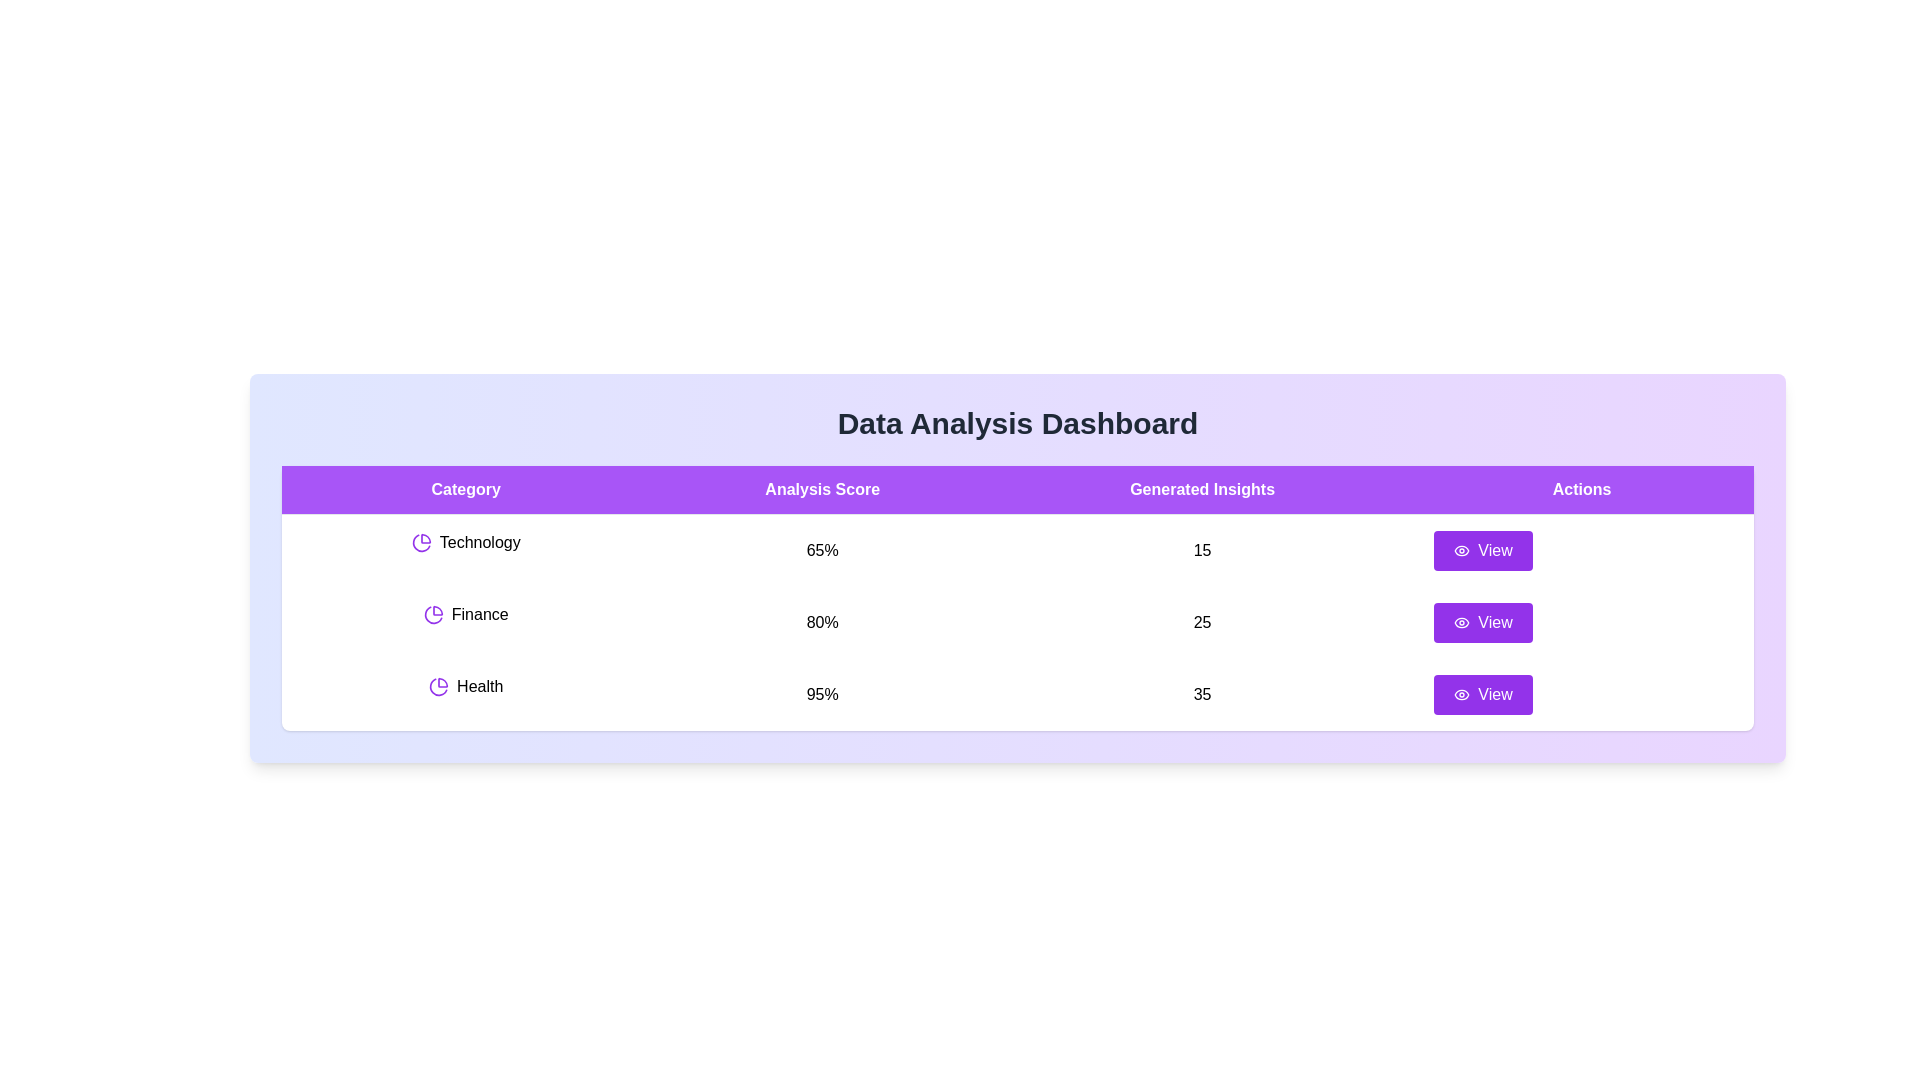 The width and height of the screenshot is (1920, 1080). What do you see at coordinates (1581, 489) in the screenshot?
I see `the column header labeled 'Actions' to sort the data` at bounding box center [1581, 489].